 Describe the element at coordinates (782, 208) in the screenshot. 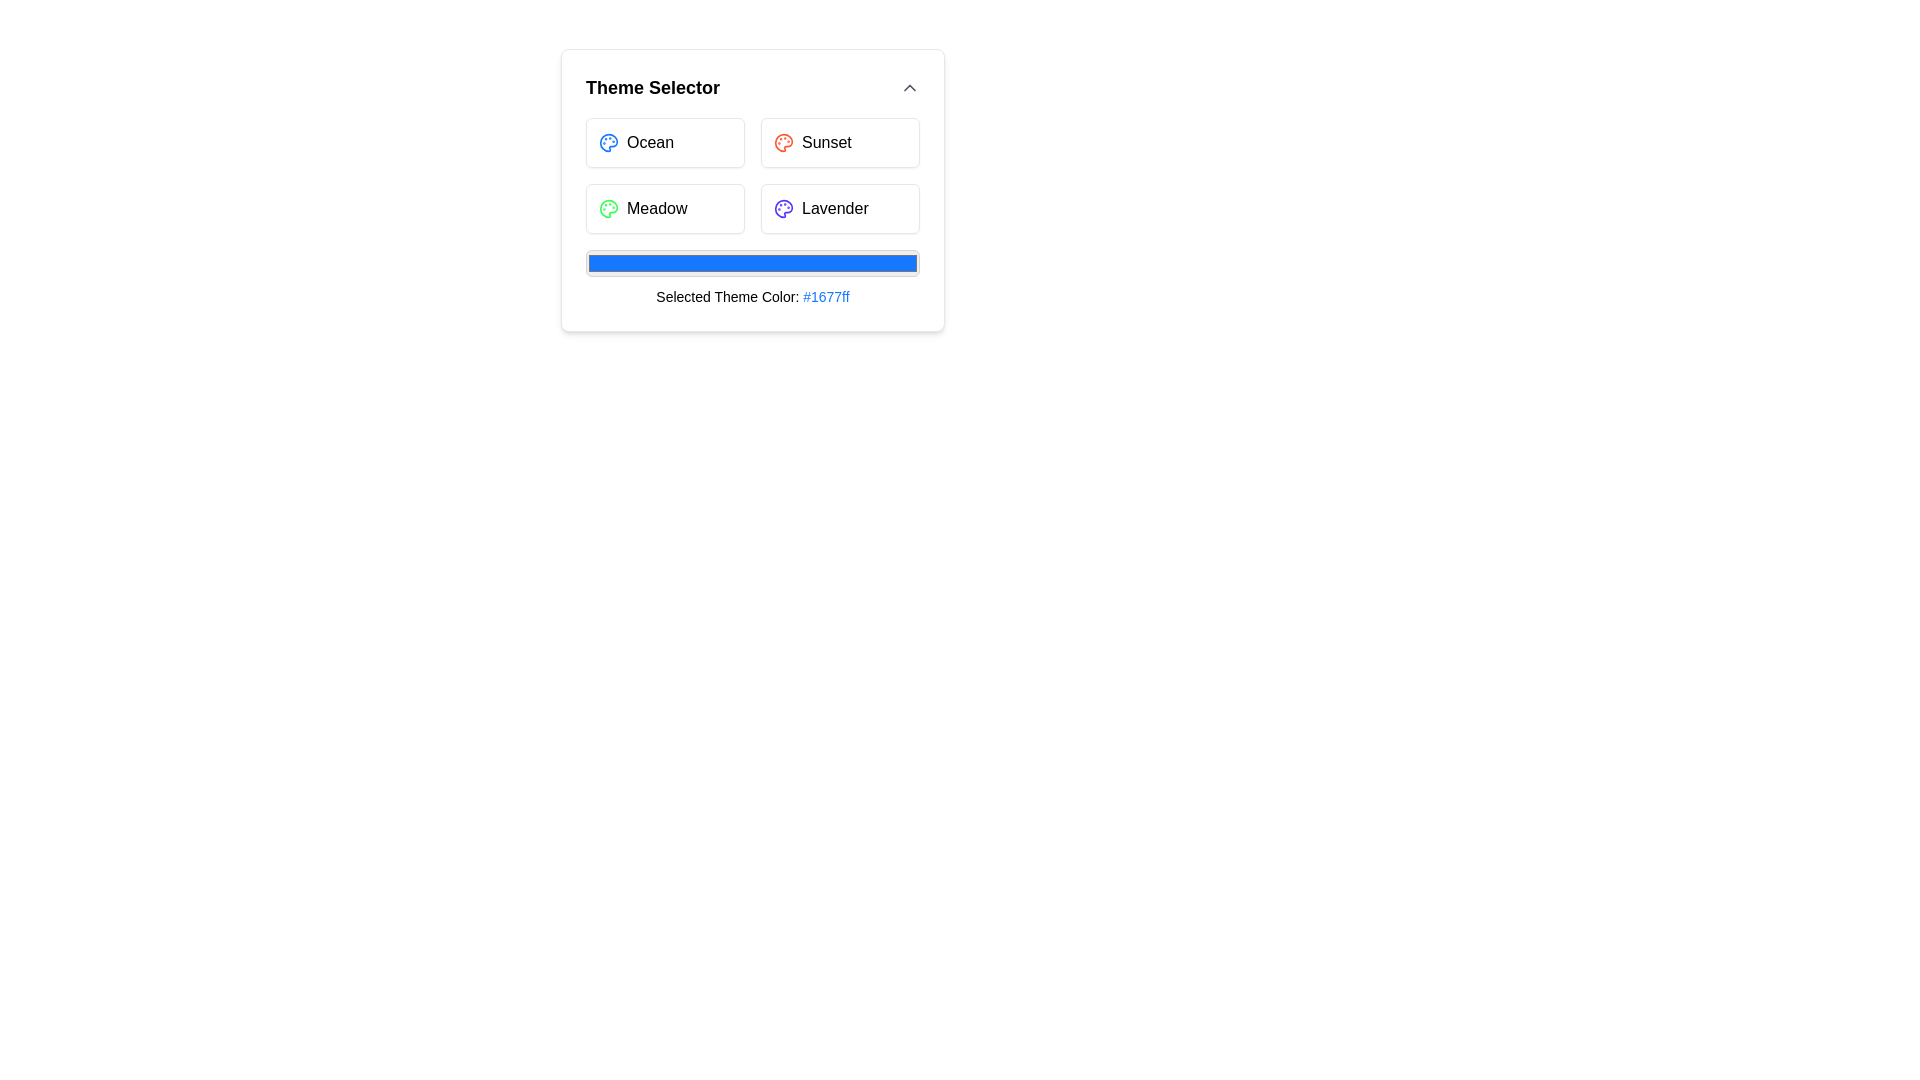

I see `the 'Lavender' theme palette icon, which is located in the bottom-right corner of the fourth button in the theme selector grid` at that location.